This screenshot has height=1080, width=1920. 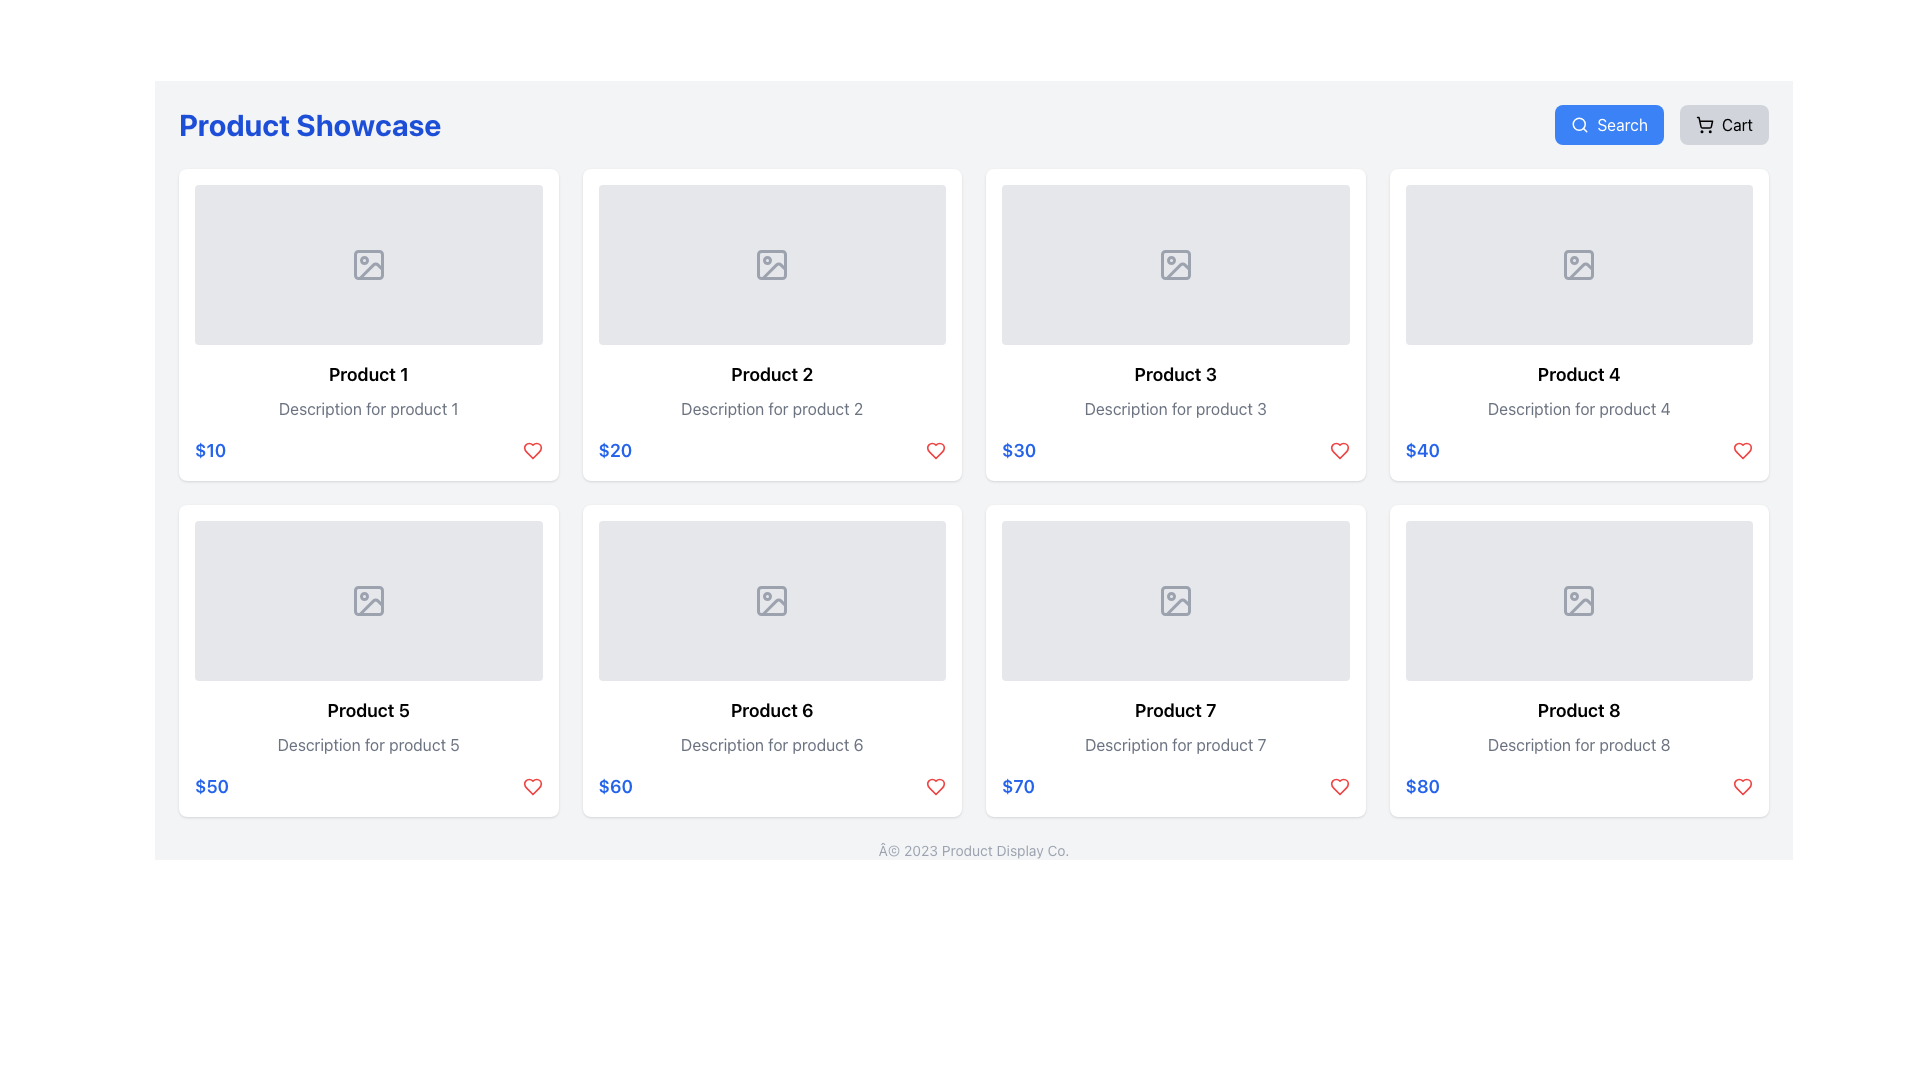 What do you see at coordinates (935, 785) in the screenshot?
I see `the heart-shaped icon located in the lower-right corner of the product card for 'Product 6' to potentially view a tooltip or animation` at bounding box center [935, 785].